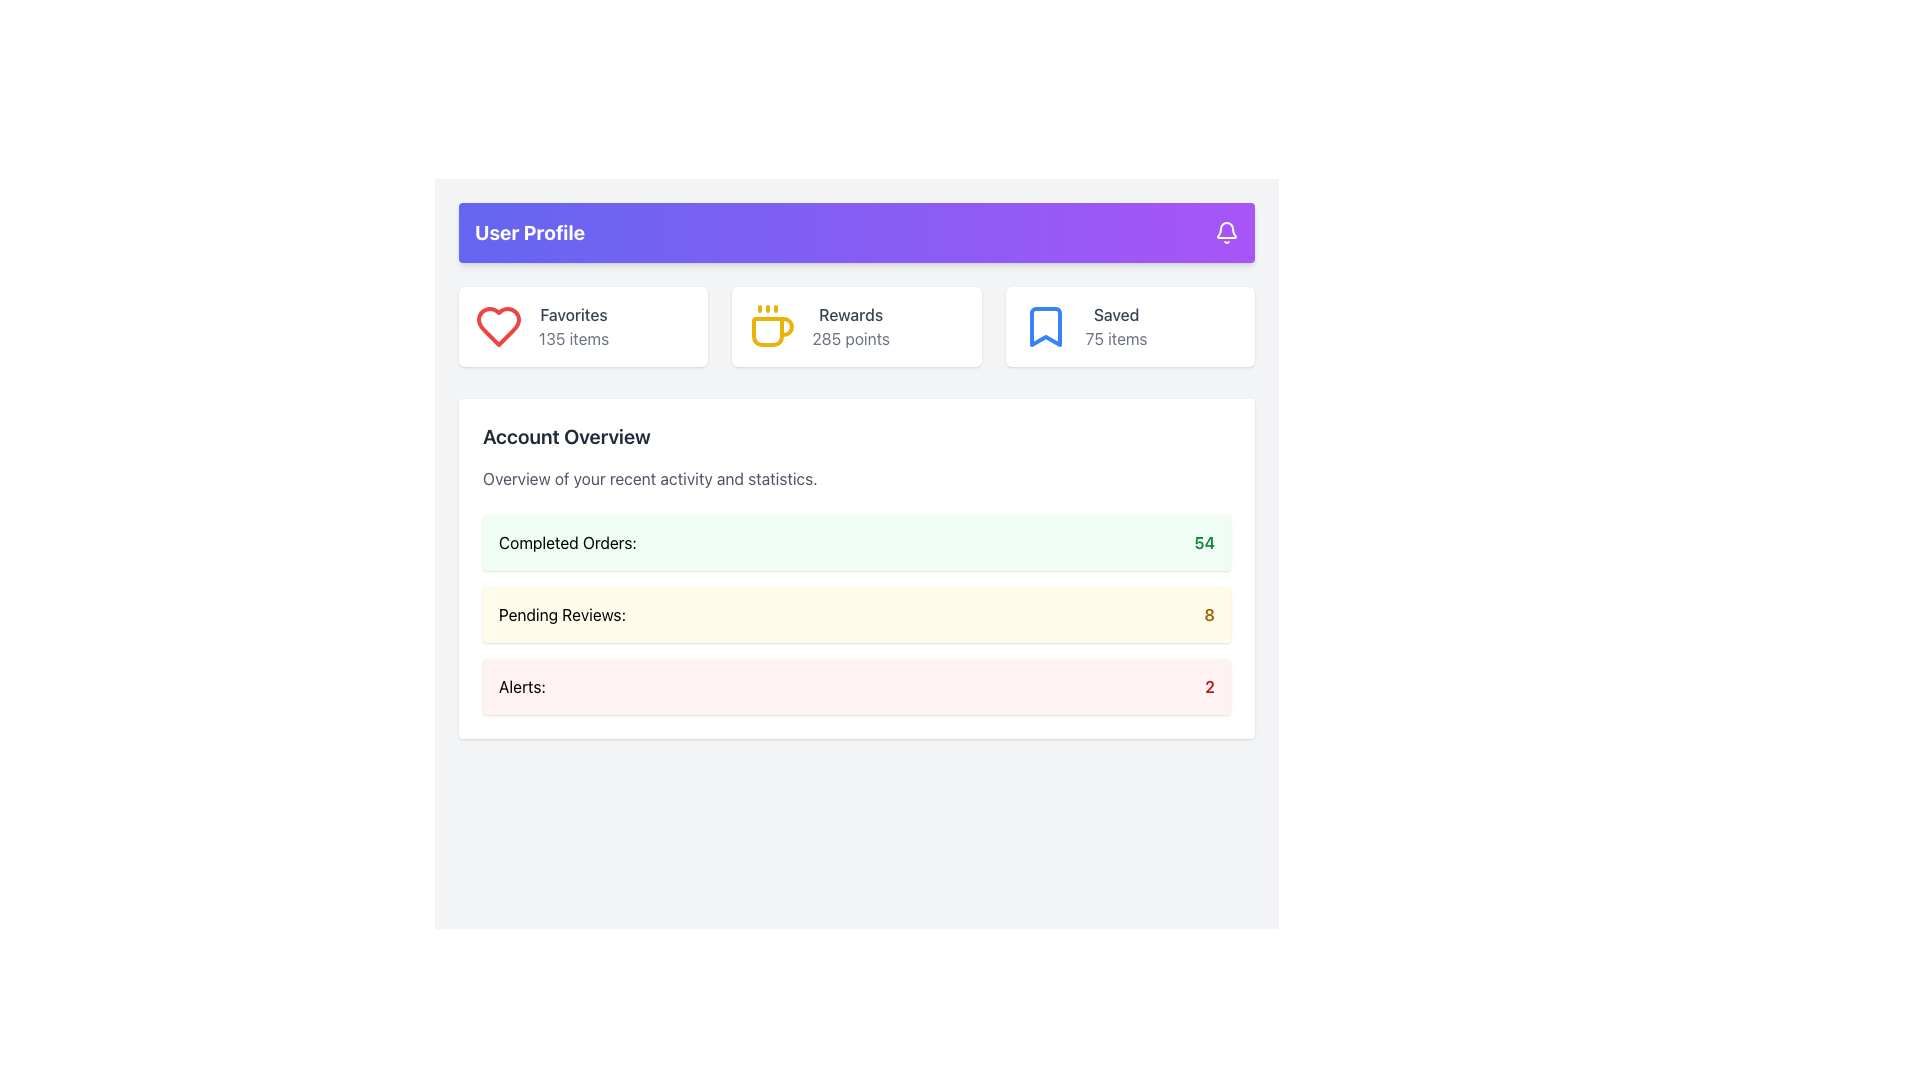  I want to click on the text label displaying 'Alerts:' in bold, black font located inside a light red rectangular box in the 'Account Overview' section, so click(522, 685).